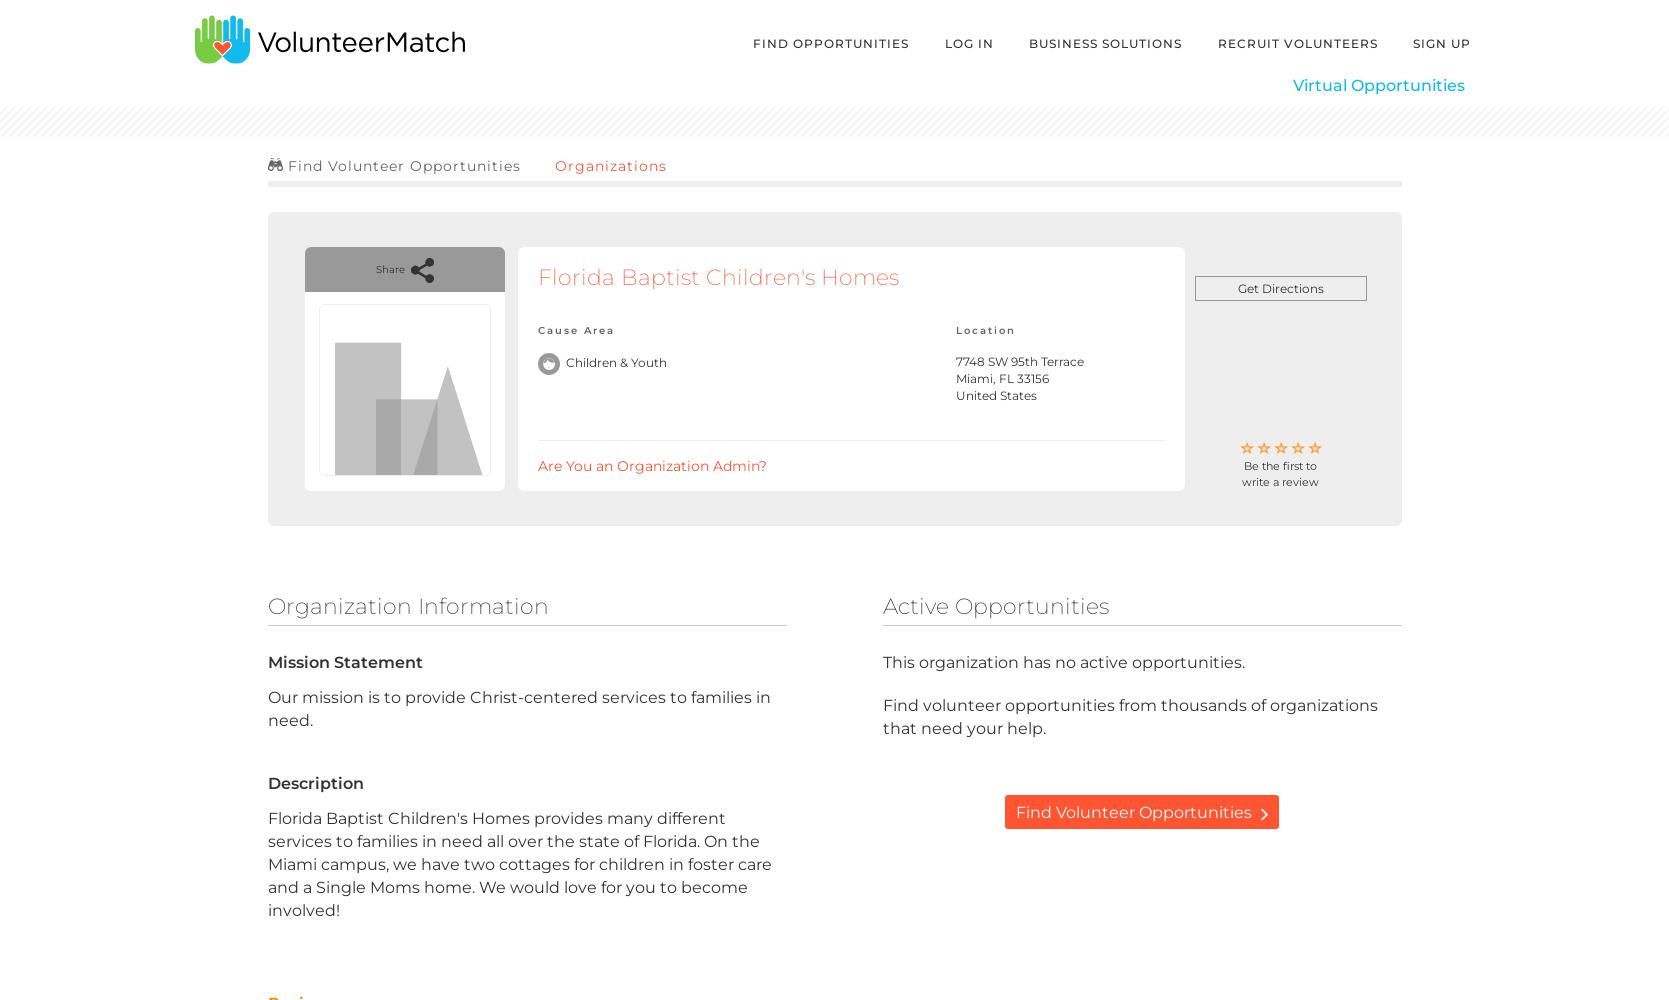 The width and height of the screenshot is (1669, 1000). I want to click on 'This organization has no active opportunities.', so click(1061, 661).